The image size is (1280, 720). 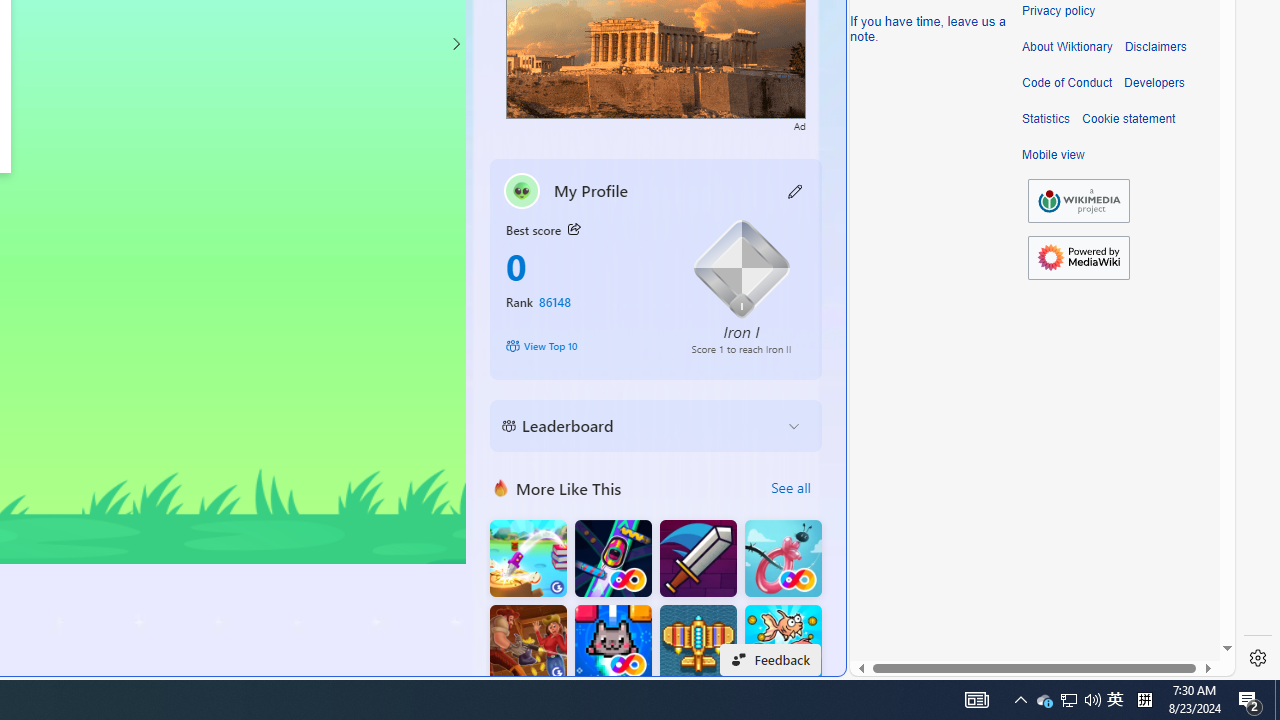 I want to click on 'Code of Conduct', so click(x=1066, y=82).